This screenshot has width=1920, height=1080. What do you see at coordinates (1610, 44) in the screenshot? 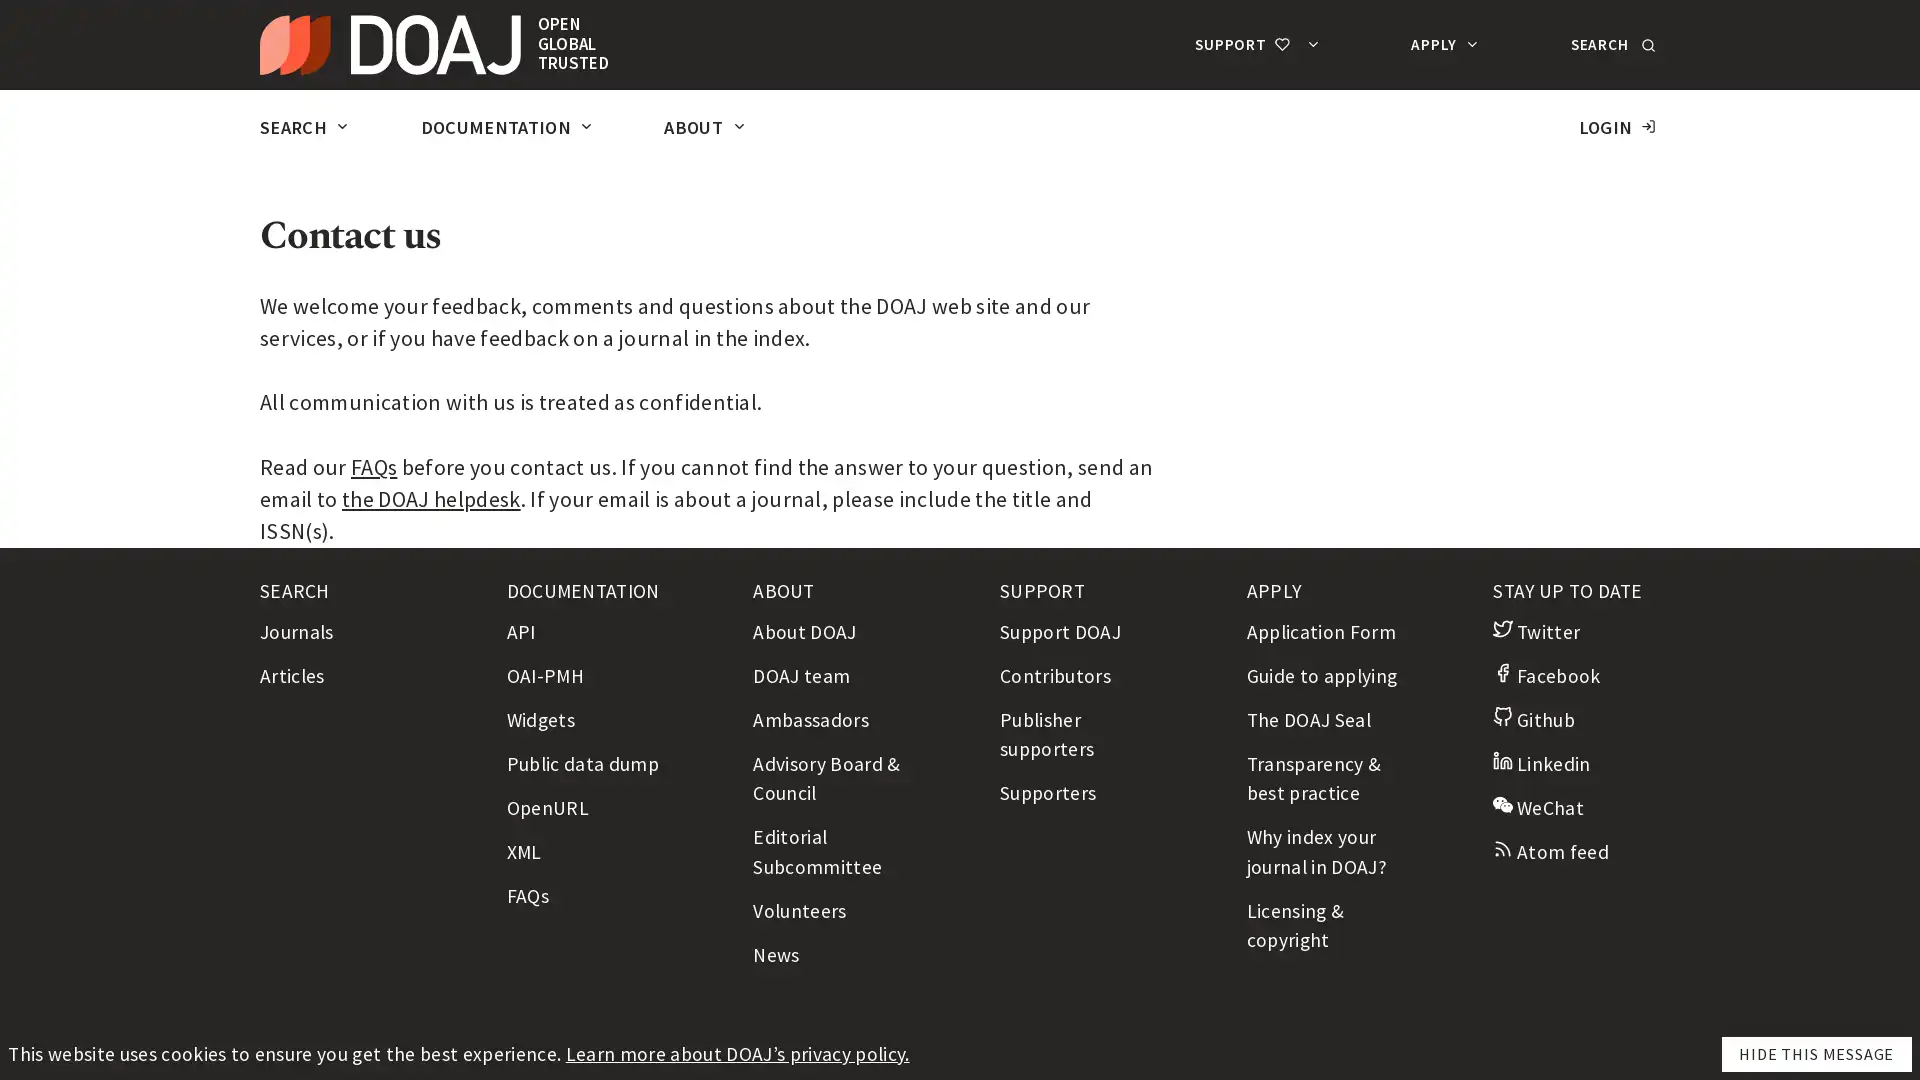
I see `SEARCH` at bounding box center [1610, 44].